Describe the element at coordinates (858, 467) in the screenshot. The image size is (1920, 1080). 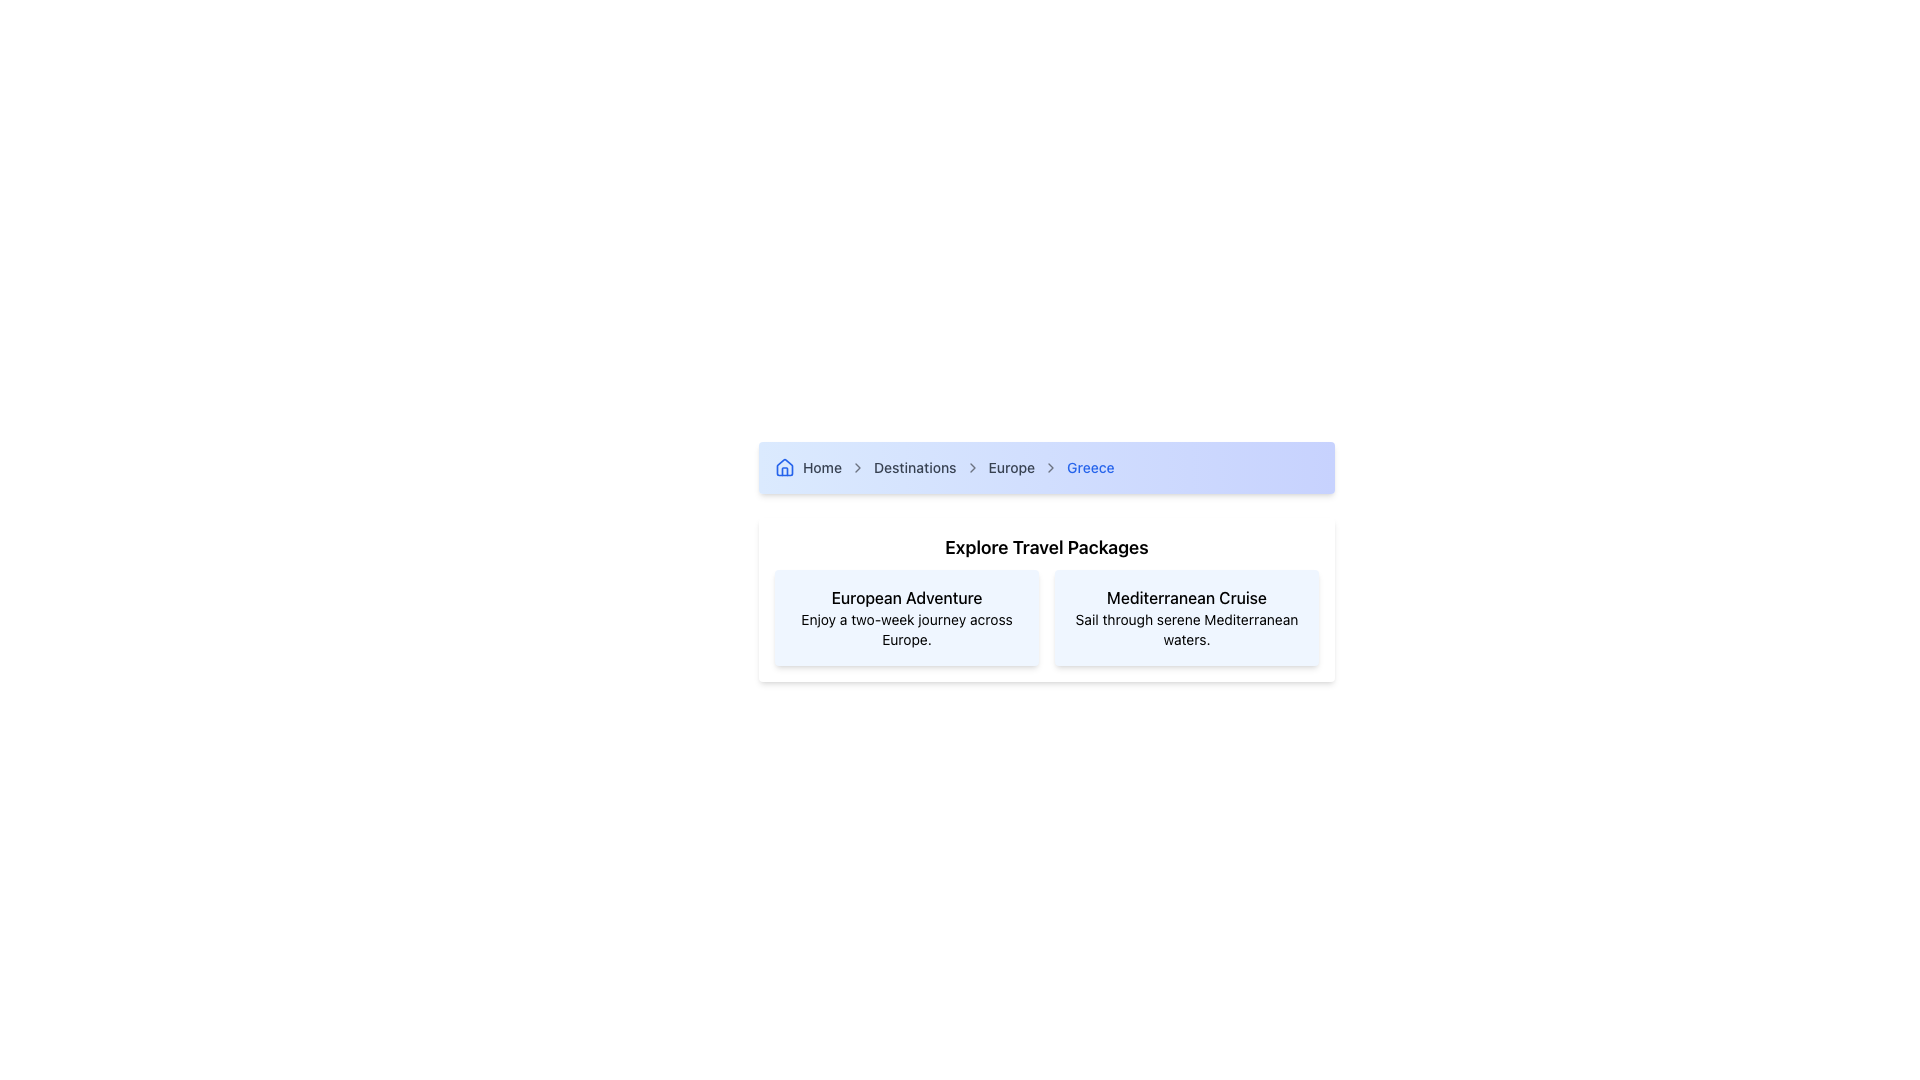
I see `the visual indication of section transition by focusing on the first arrow icon in the breadcrumb navigation located between the 'Home' and 'Destinations' labels` at that location.